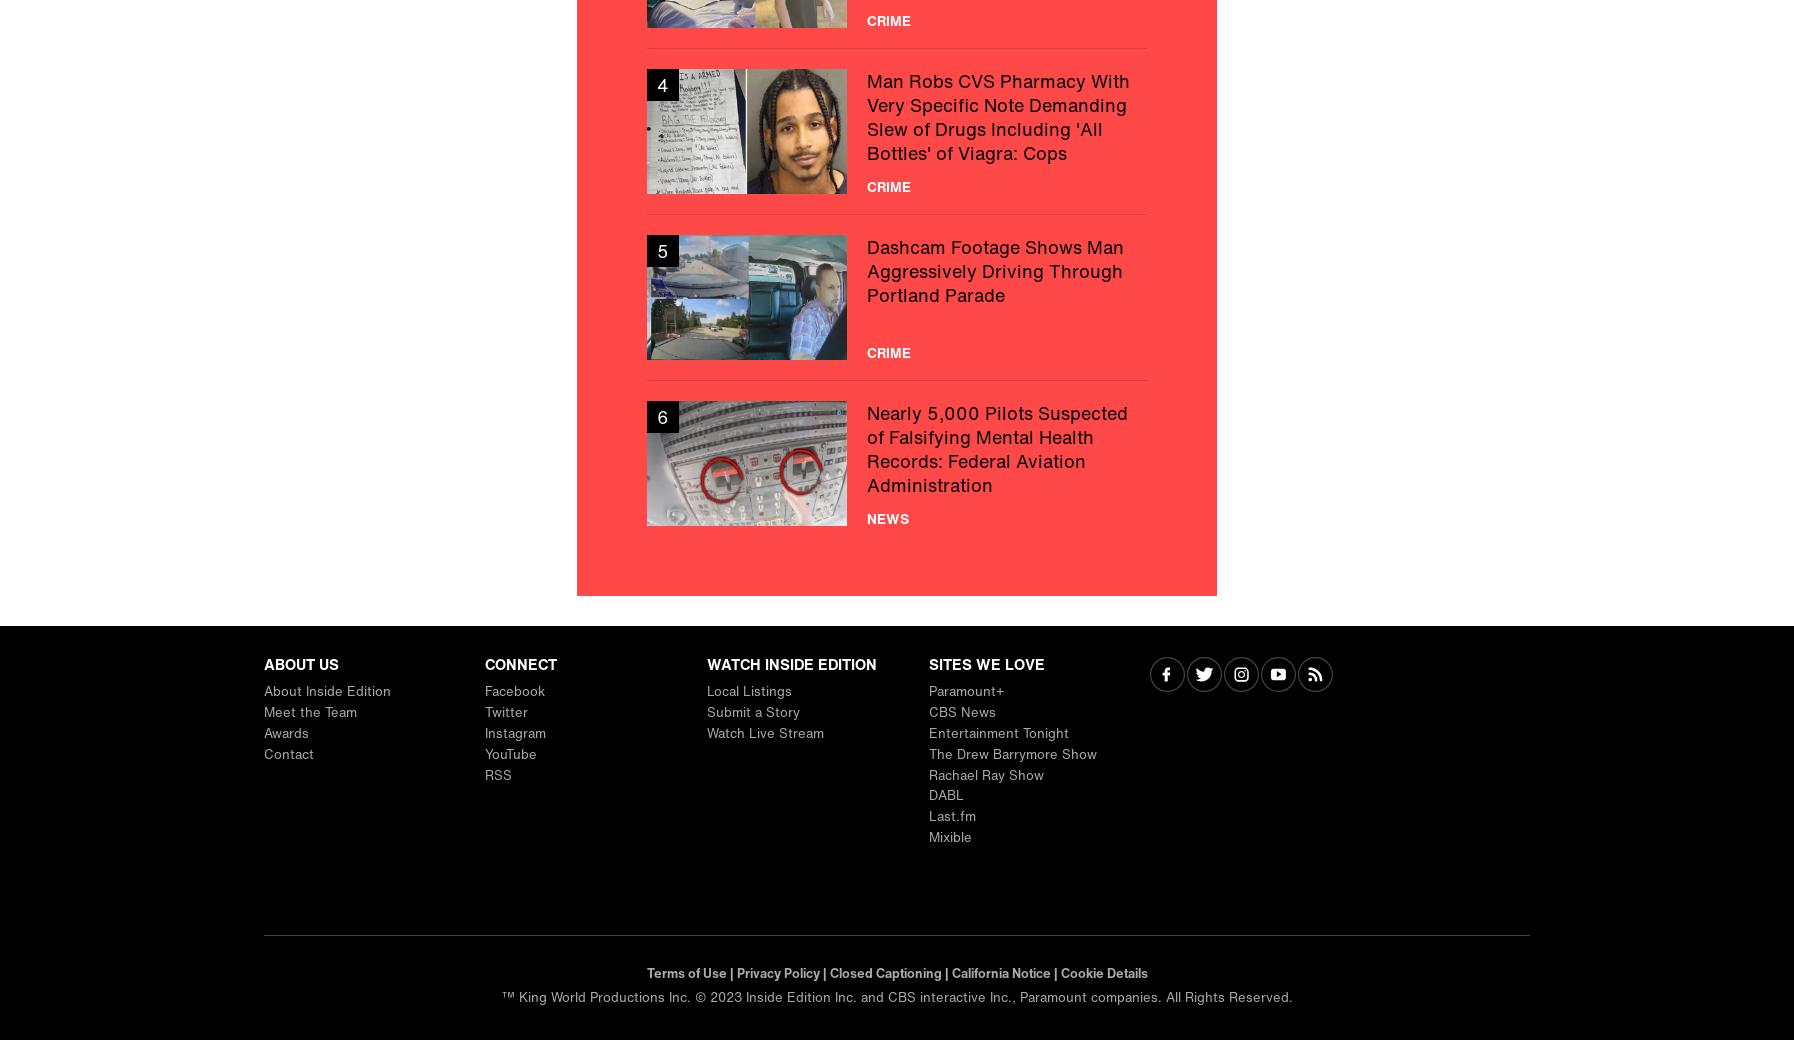 The height and width of the screenshot is (1052, 1794). I want to click on 'Last.fm', so click(950, 816).